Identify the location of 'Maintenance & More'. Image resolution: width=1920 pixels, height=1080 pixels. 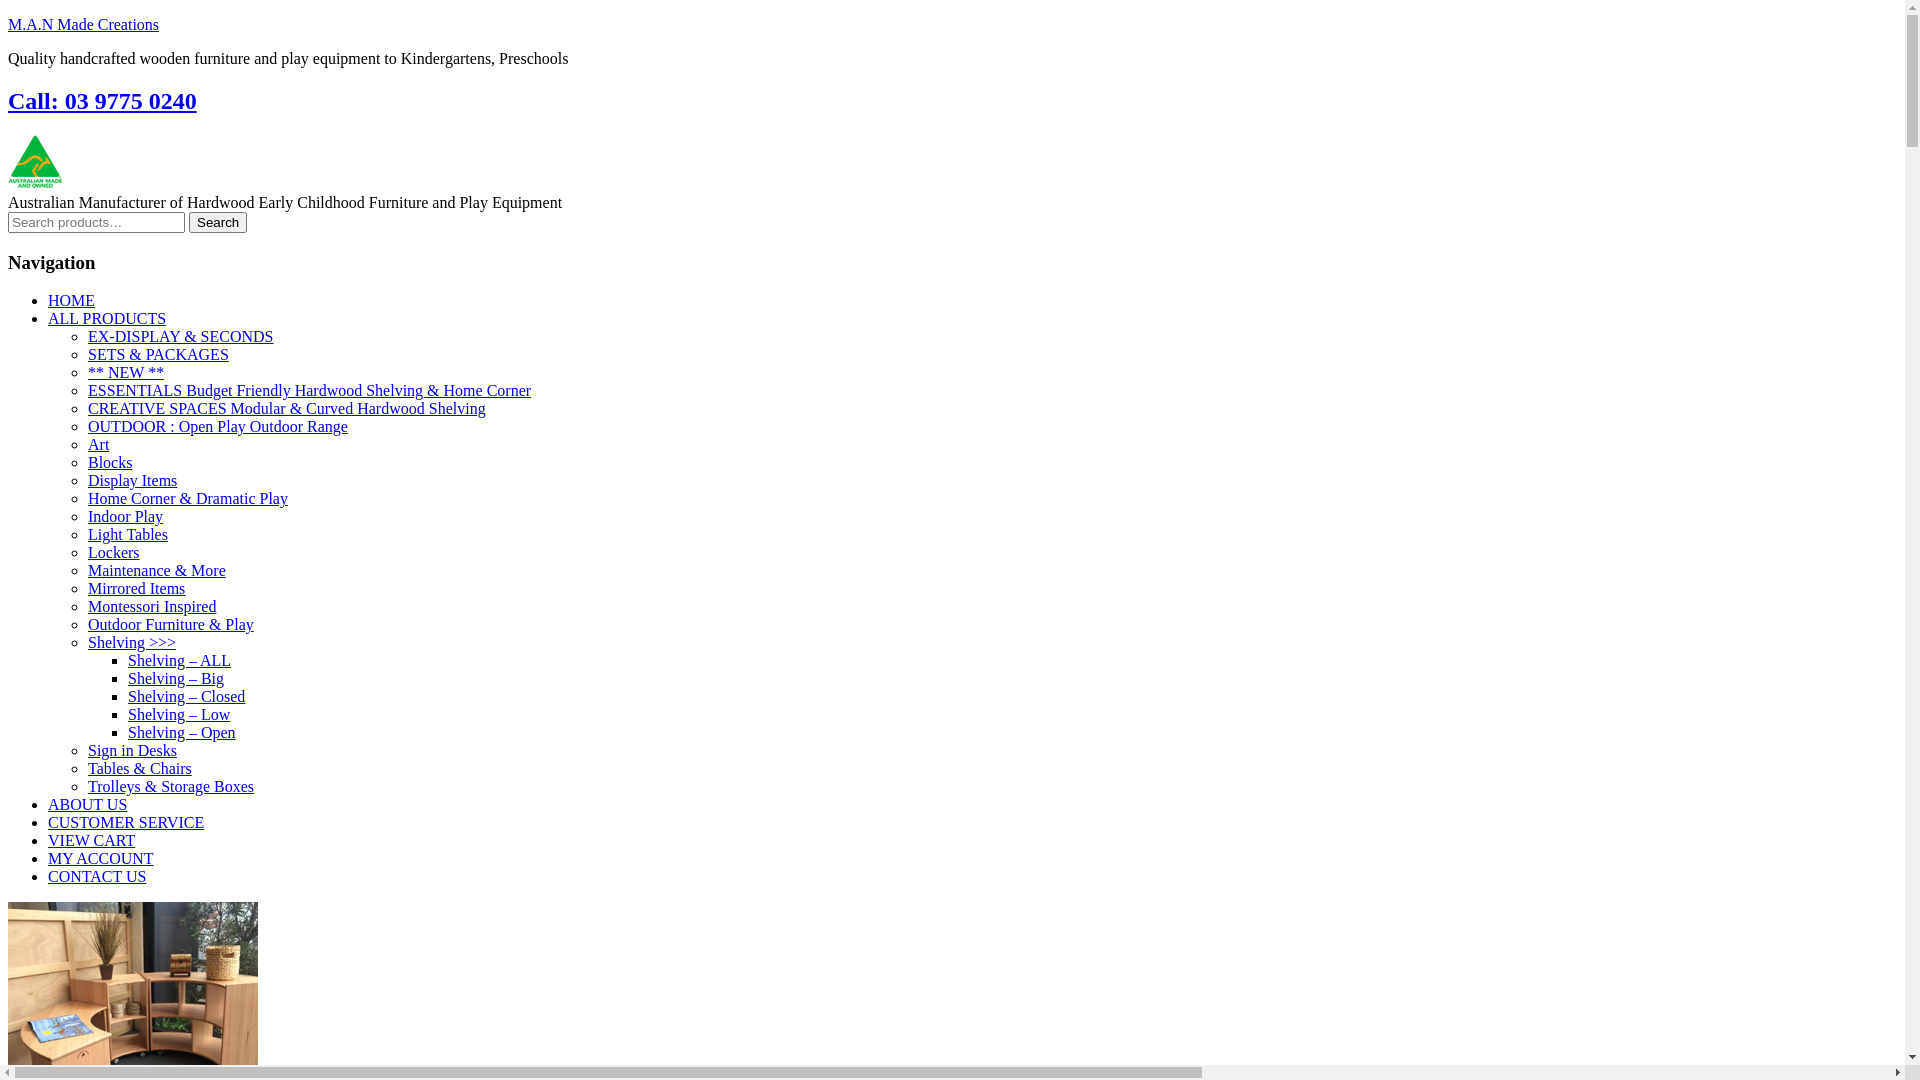
(156, 570).